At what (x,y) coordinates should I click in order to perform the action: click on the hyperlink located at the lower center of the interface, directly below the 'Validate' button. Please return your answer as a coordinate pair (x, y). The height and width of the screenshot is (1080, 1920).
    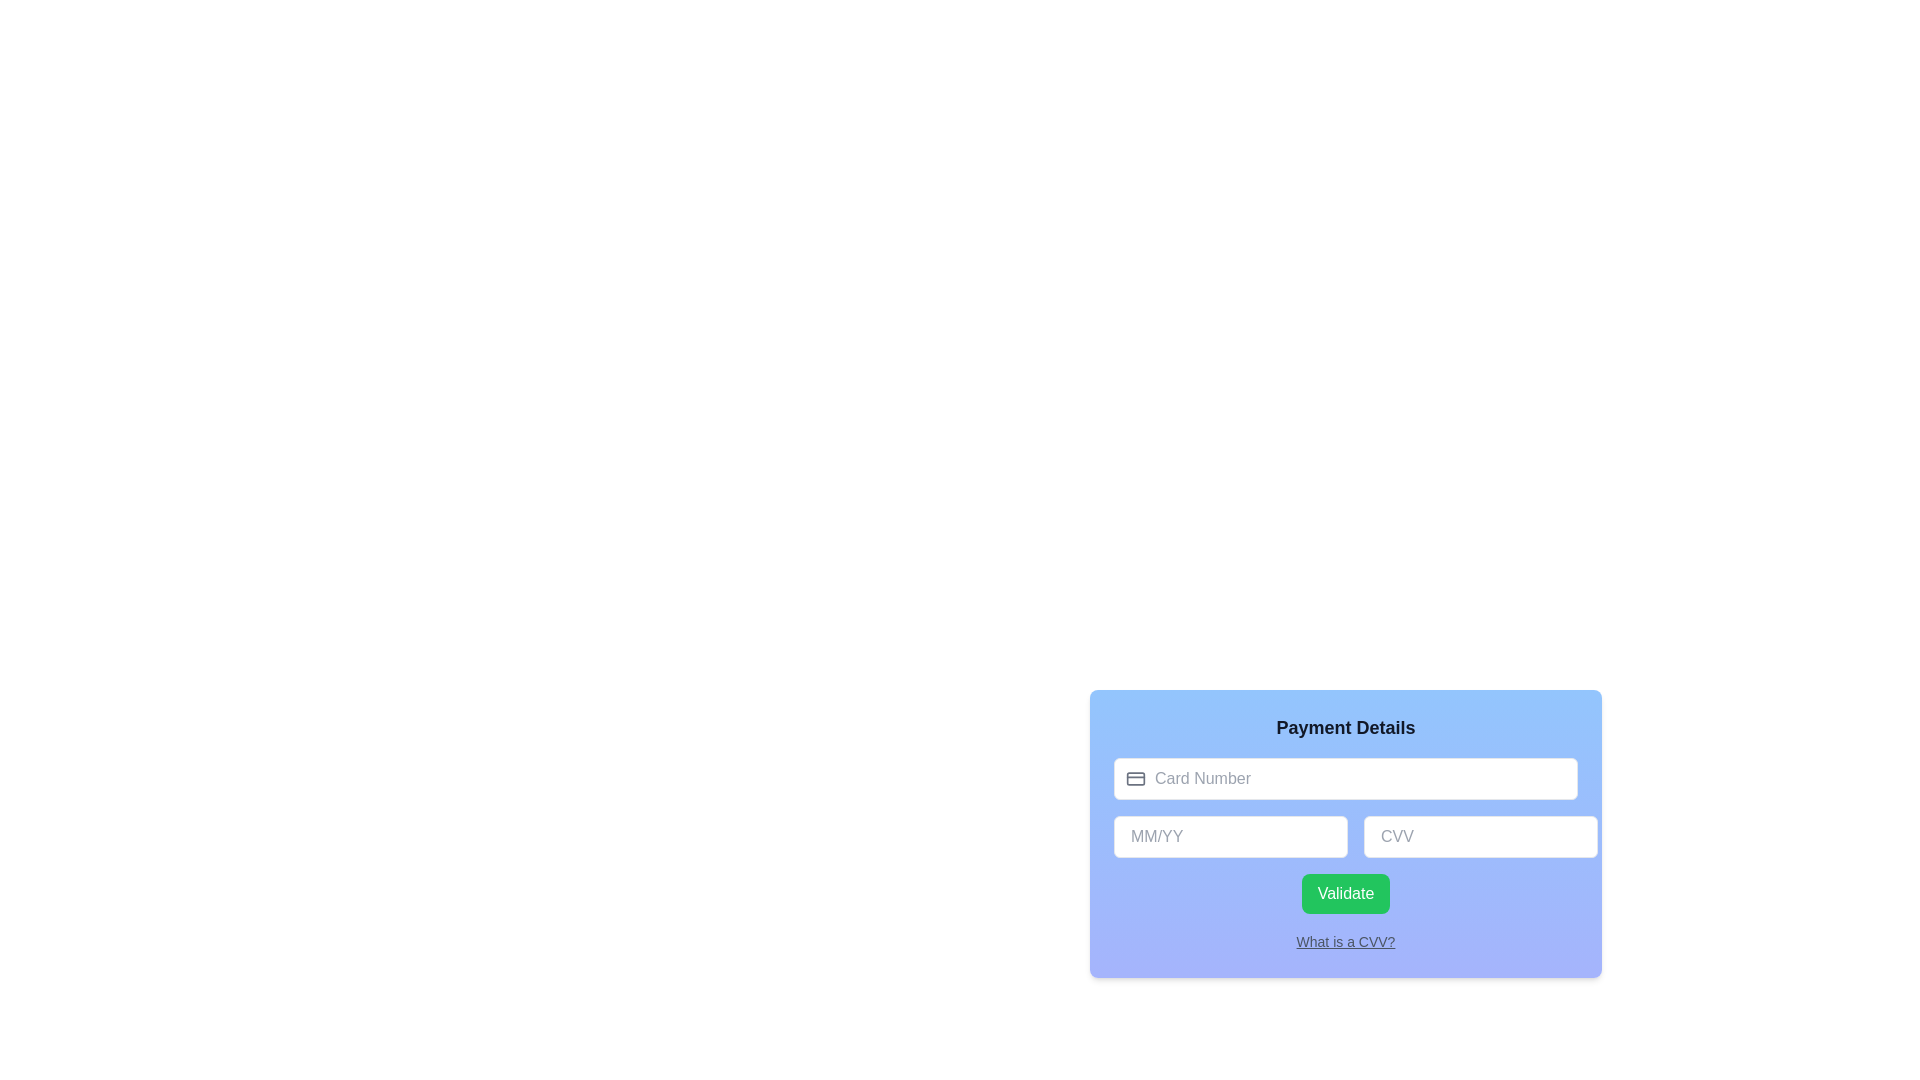
    Looking at the image, I should click on (1345, 941).